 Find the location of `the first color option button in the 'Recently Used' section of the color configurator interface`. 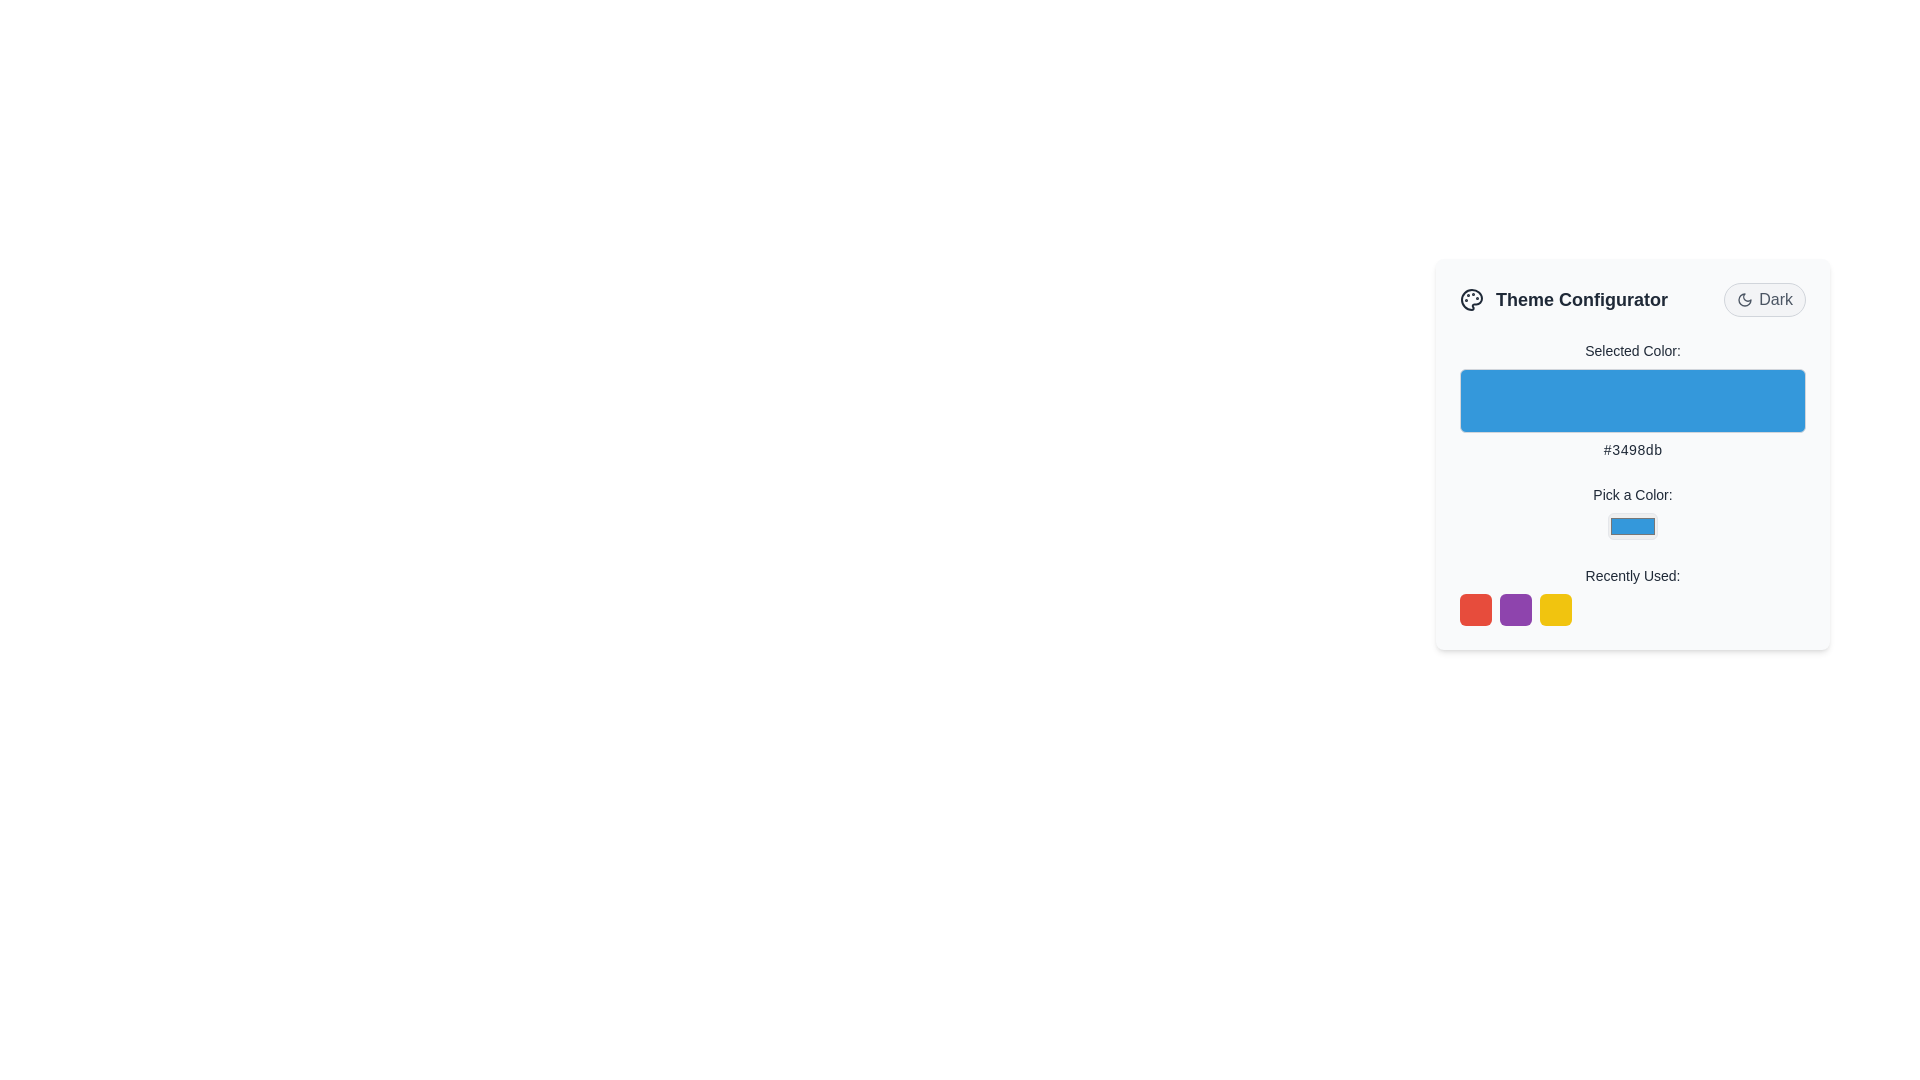

the first color option button in the 'Recently Used' section of the color configurator interface is located at coordinates (1476, 608).